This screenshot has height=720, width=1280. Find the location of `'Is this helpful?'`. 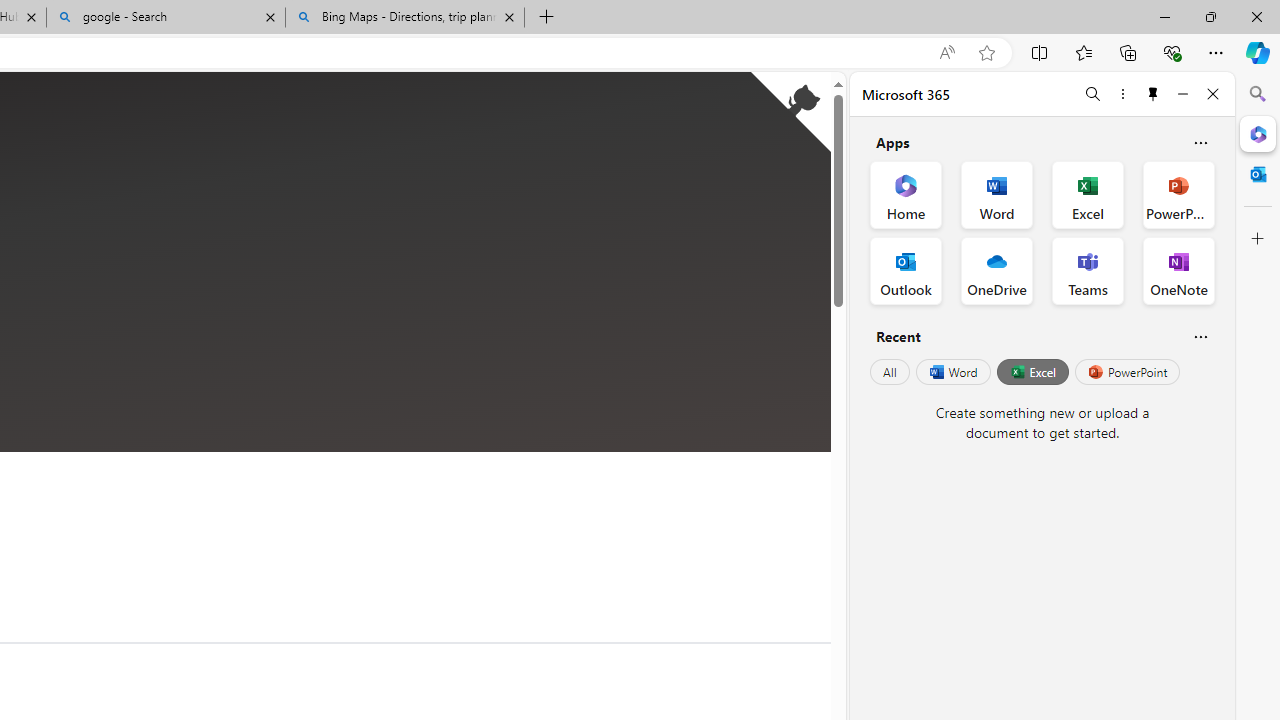

'Is this helpful?' is located at coordinates (1200, 335).